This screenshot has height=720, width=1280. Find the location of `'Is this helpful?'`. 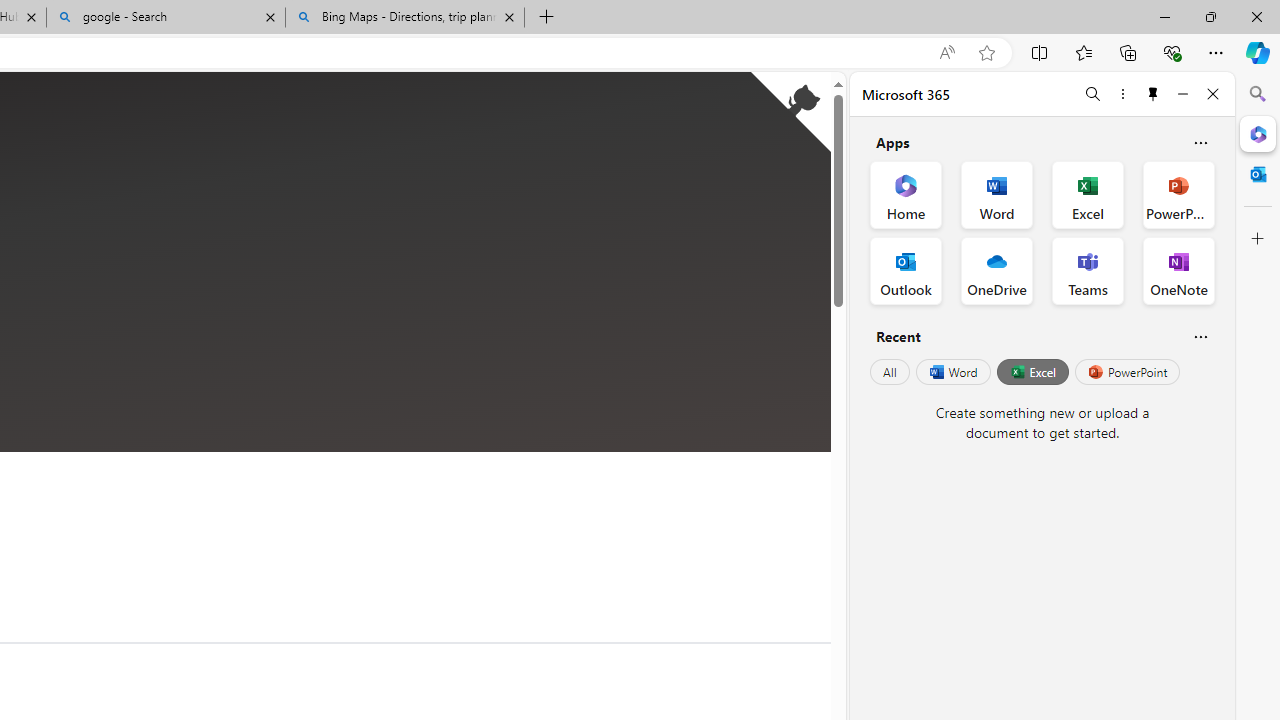

'Is this helpful?' is located at coordinates (1200, 335).